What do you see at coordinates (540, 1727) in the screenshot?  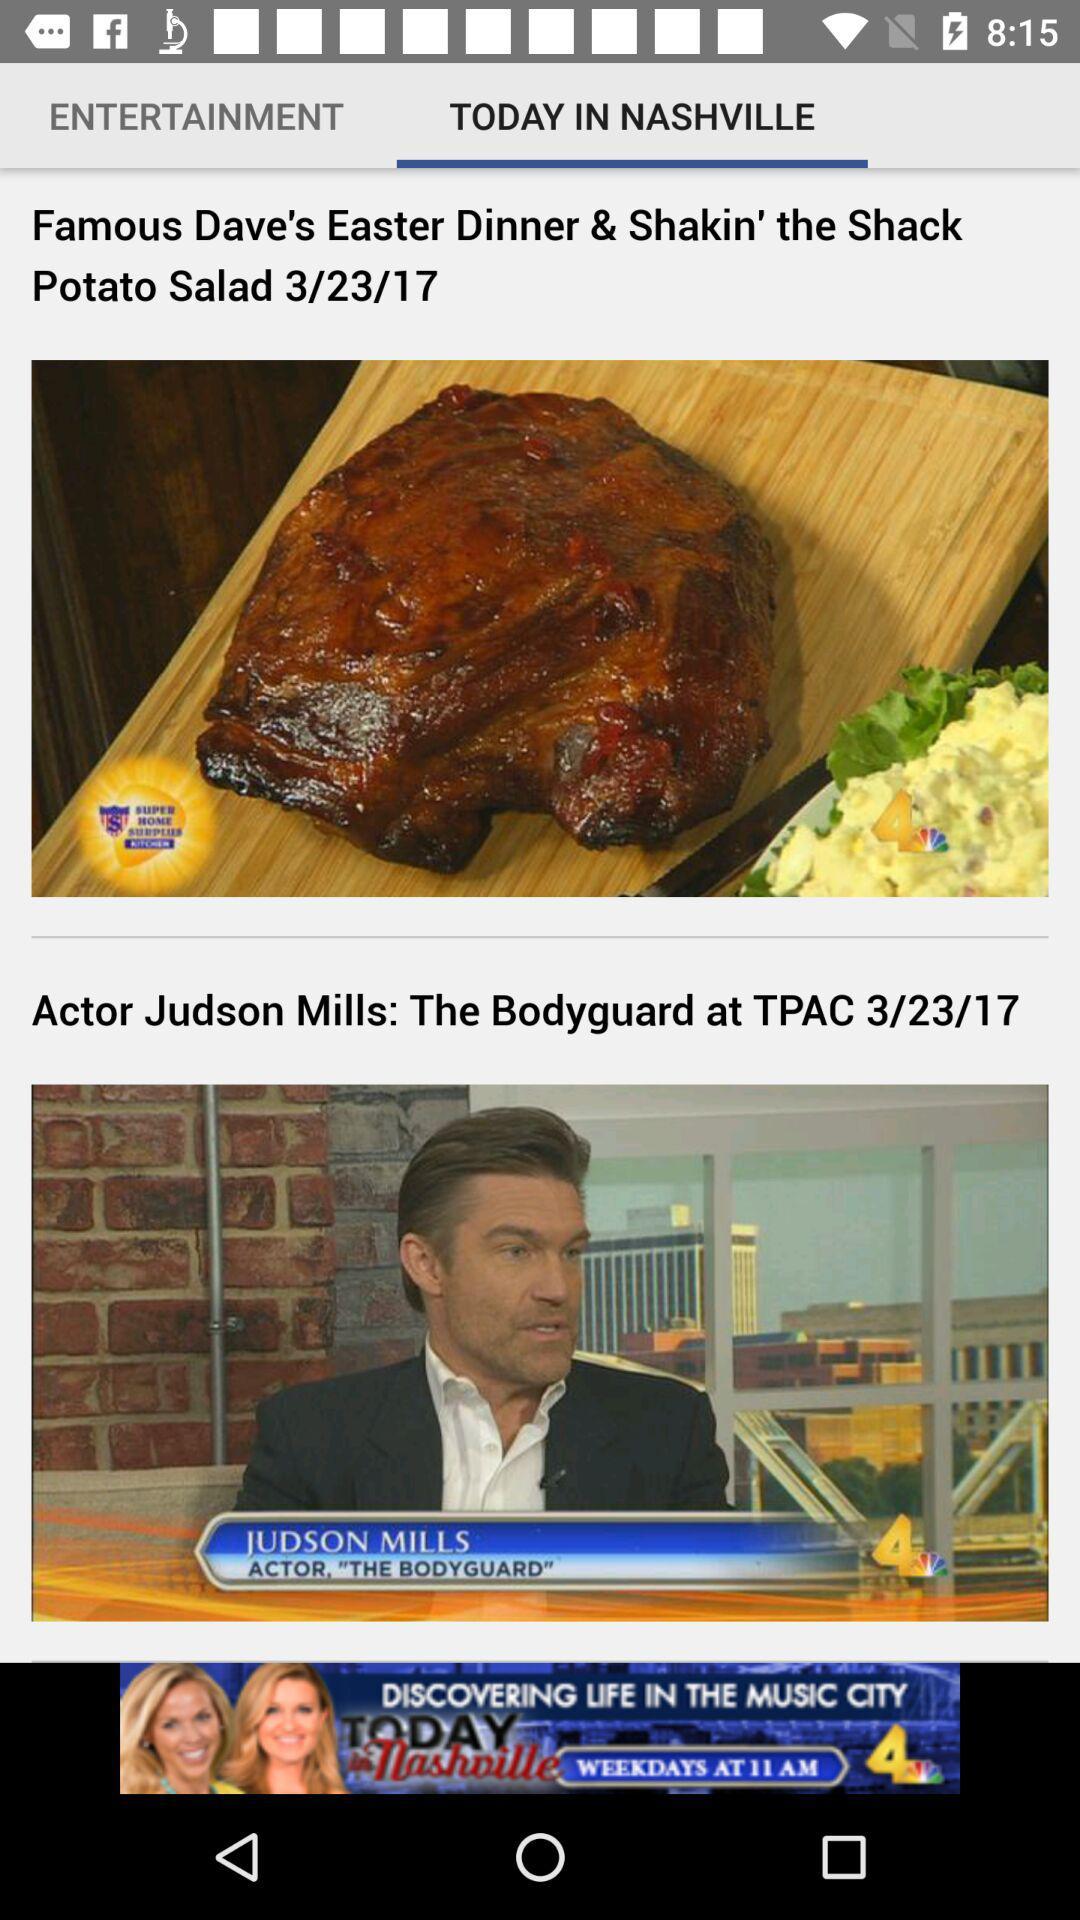 I see `the advertisement` at bounding box center [540, 1727].